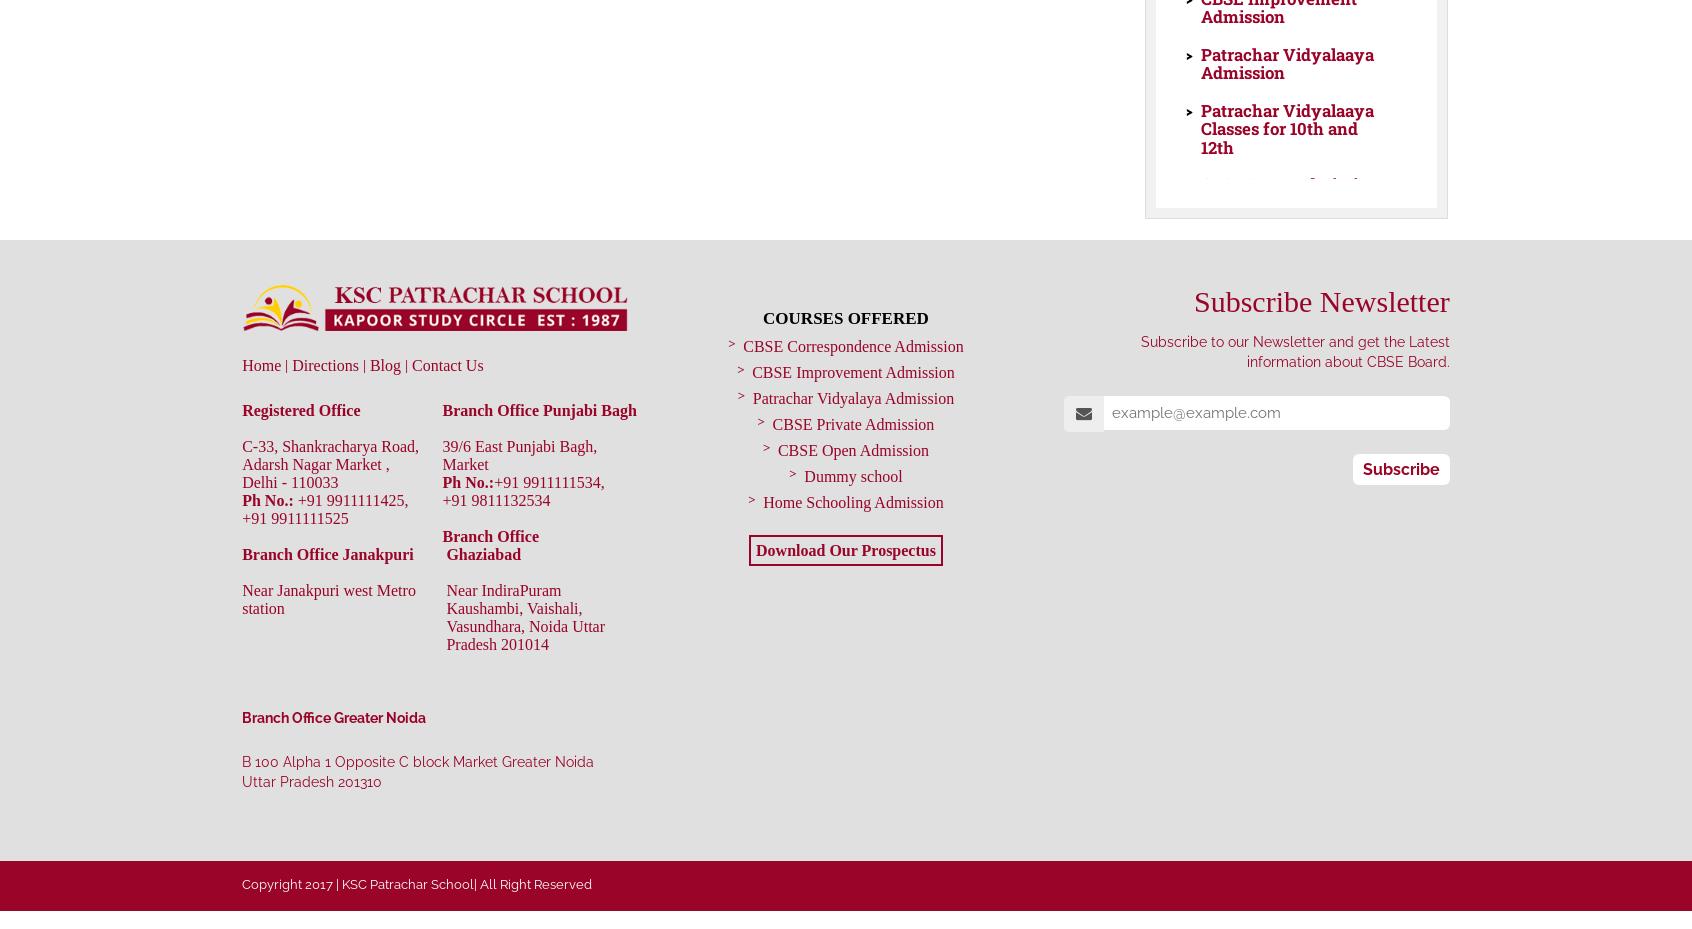 This screenshot has height=929, width=1692. Describe the element at coordinates (851, 397) in the screenshot. I see `'Patrachar Vidyalaya Admission'` at that location.